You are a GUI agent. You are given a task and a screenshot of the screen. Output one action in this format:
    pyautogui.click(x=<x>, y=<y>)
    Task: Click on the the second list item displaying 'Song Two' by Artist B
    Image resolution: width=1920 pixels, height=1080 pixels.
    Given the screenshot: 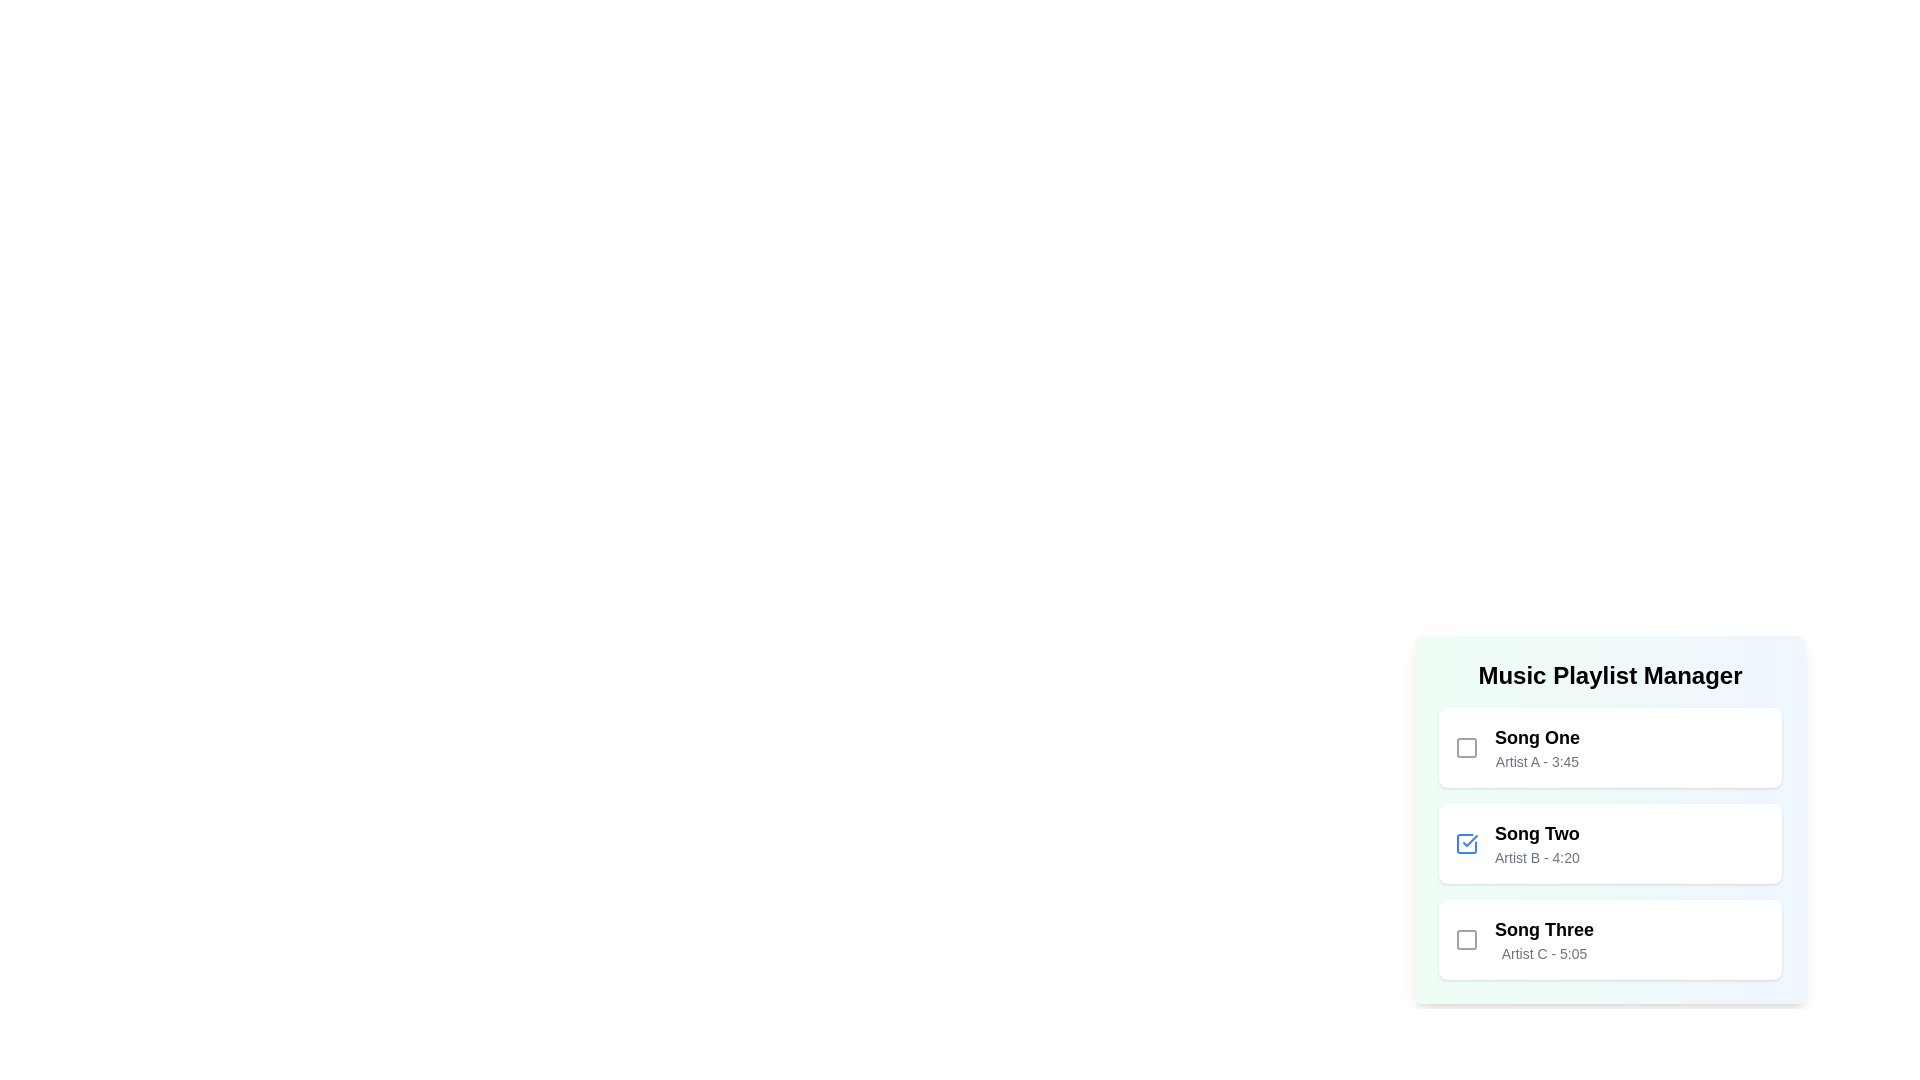 What is the action you would take?
    pyautogui.click(x=1610, y=844)
    